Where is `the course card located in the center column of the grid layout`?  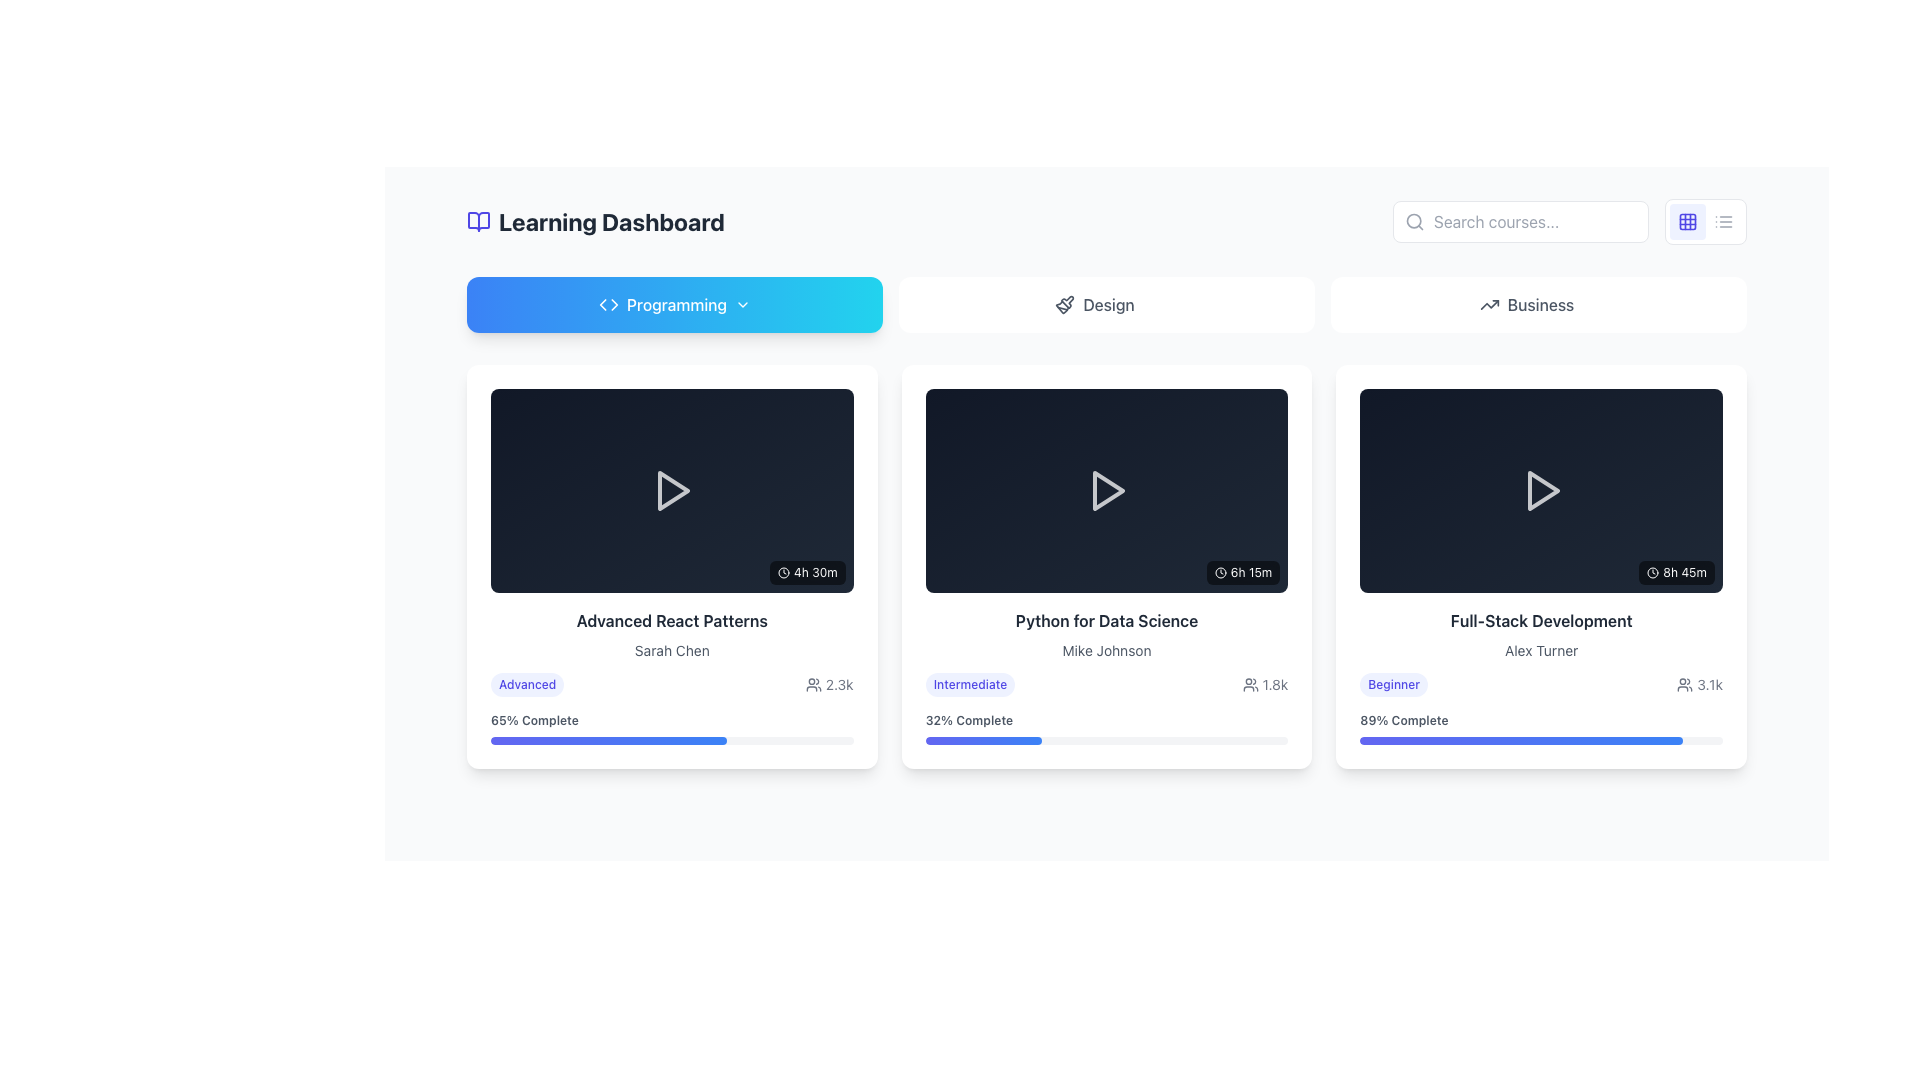
the course card located in the center column of the grid layout is located at coordinates (1106, 567).